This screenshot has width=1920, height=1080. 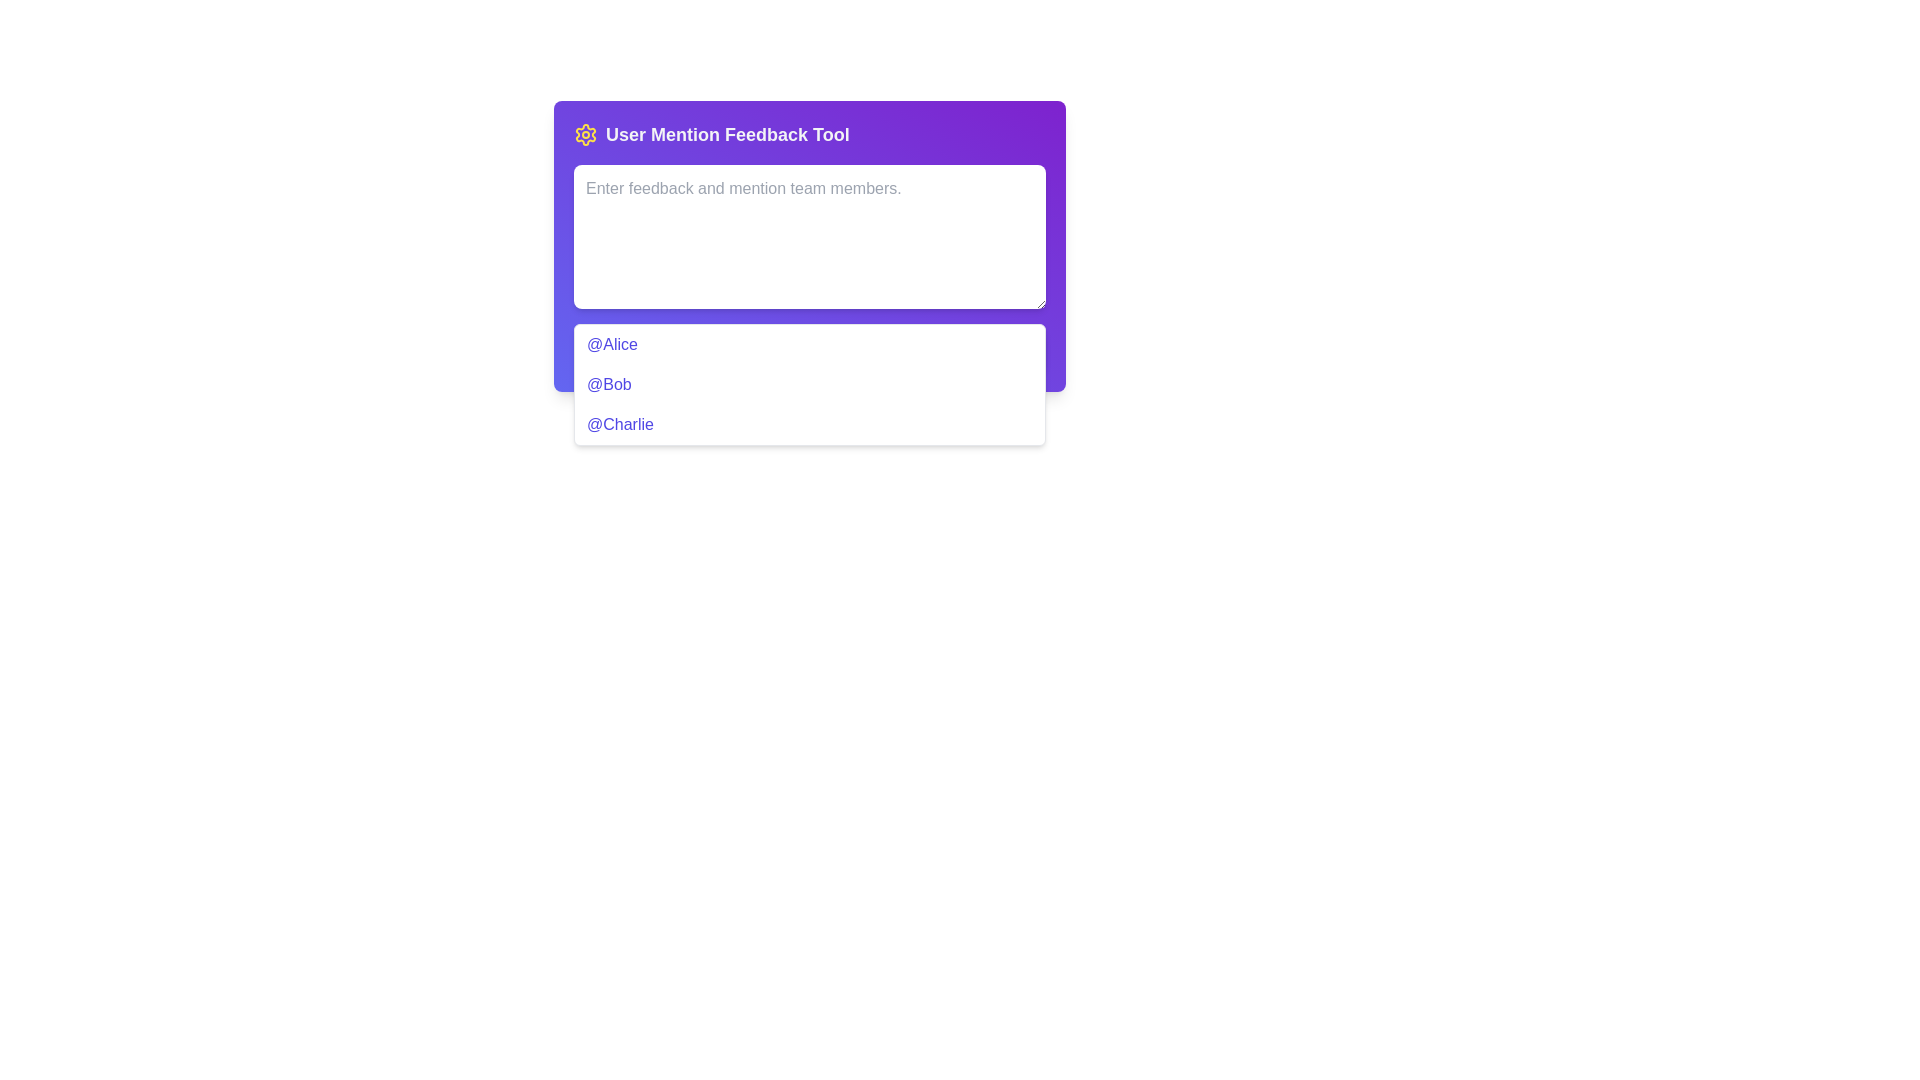 I want to click on the first selectable option '@Alice' in the dropdown list for user mentions in the feedback tool, located directly below the purple section titled 'User Mention Feedback Tool', so click(x=810, y=350).